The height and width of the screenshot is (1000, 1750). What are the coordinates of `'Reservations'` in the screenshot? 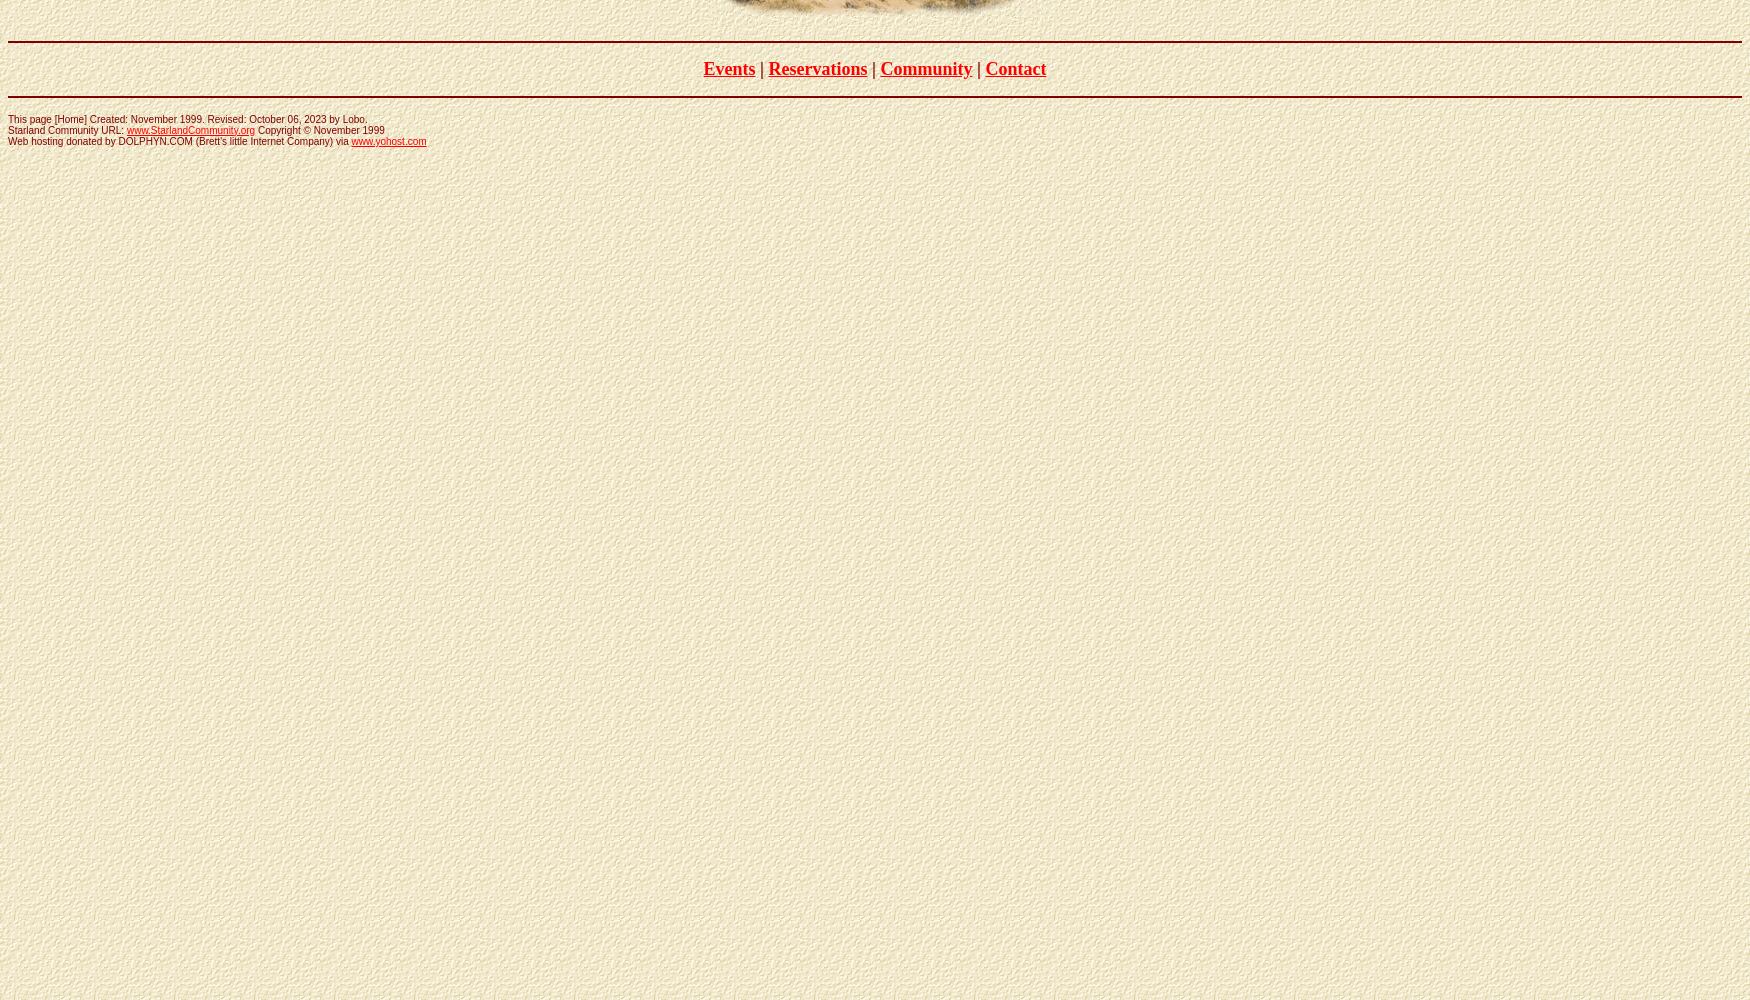 It's located at (817, 67).